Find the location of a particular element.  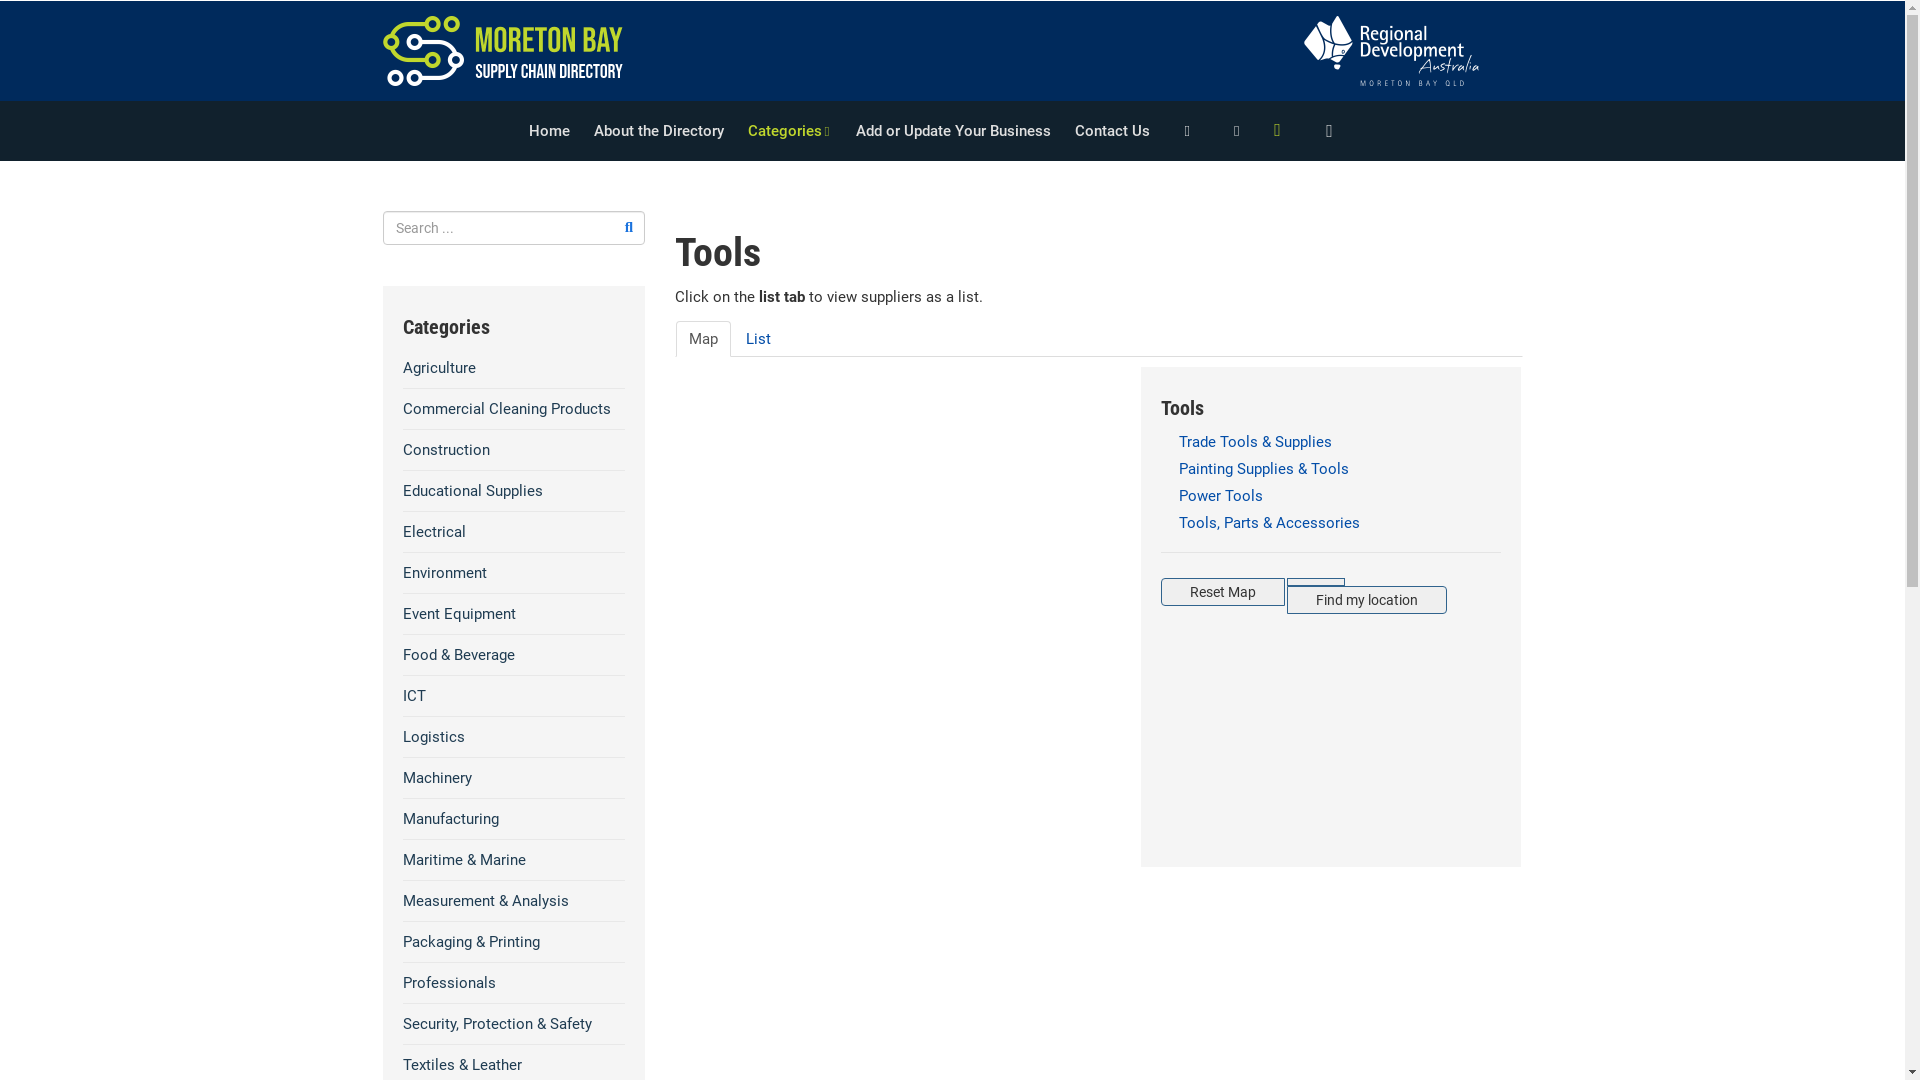

'Home' is located at coordinates (549, 131).